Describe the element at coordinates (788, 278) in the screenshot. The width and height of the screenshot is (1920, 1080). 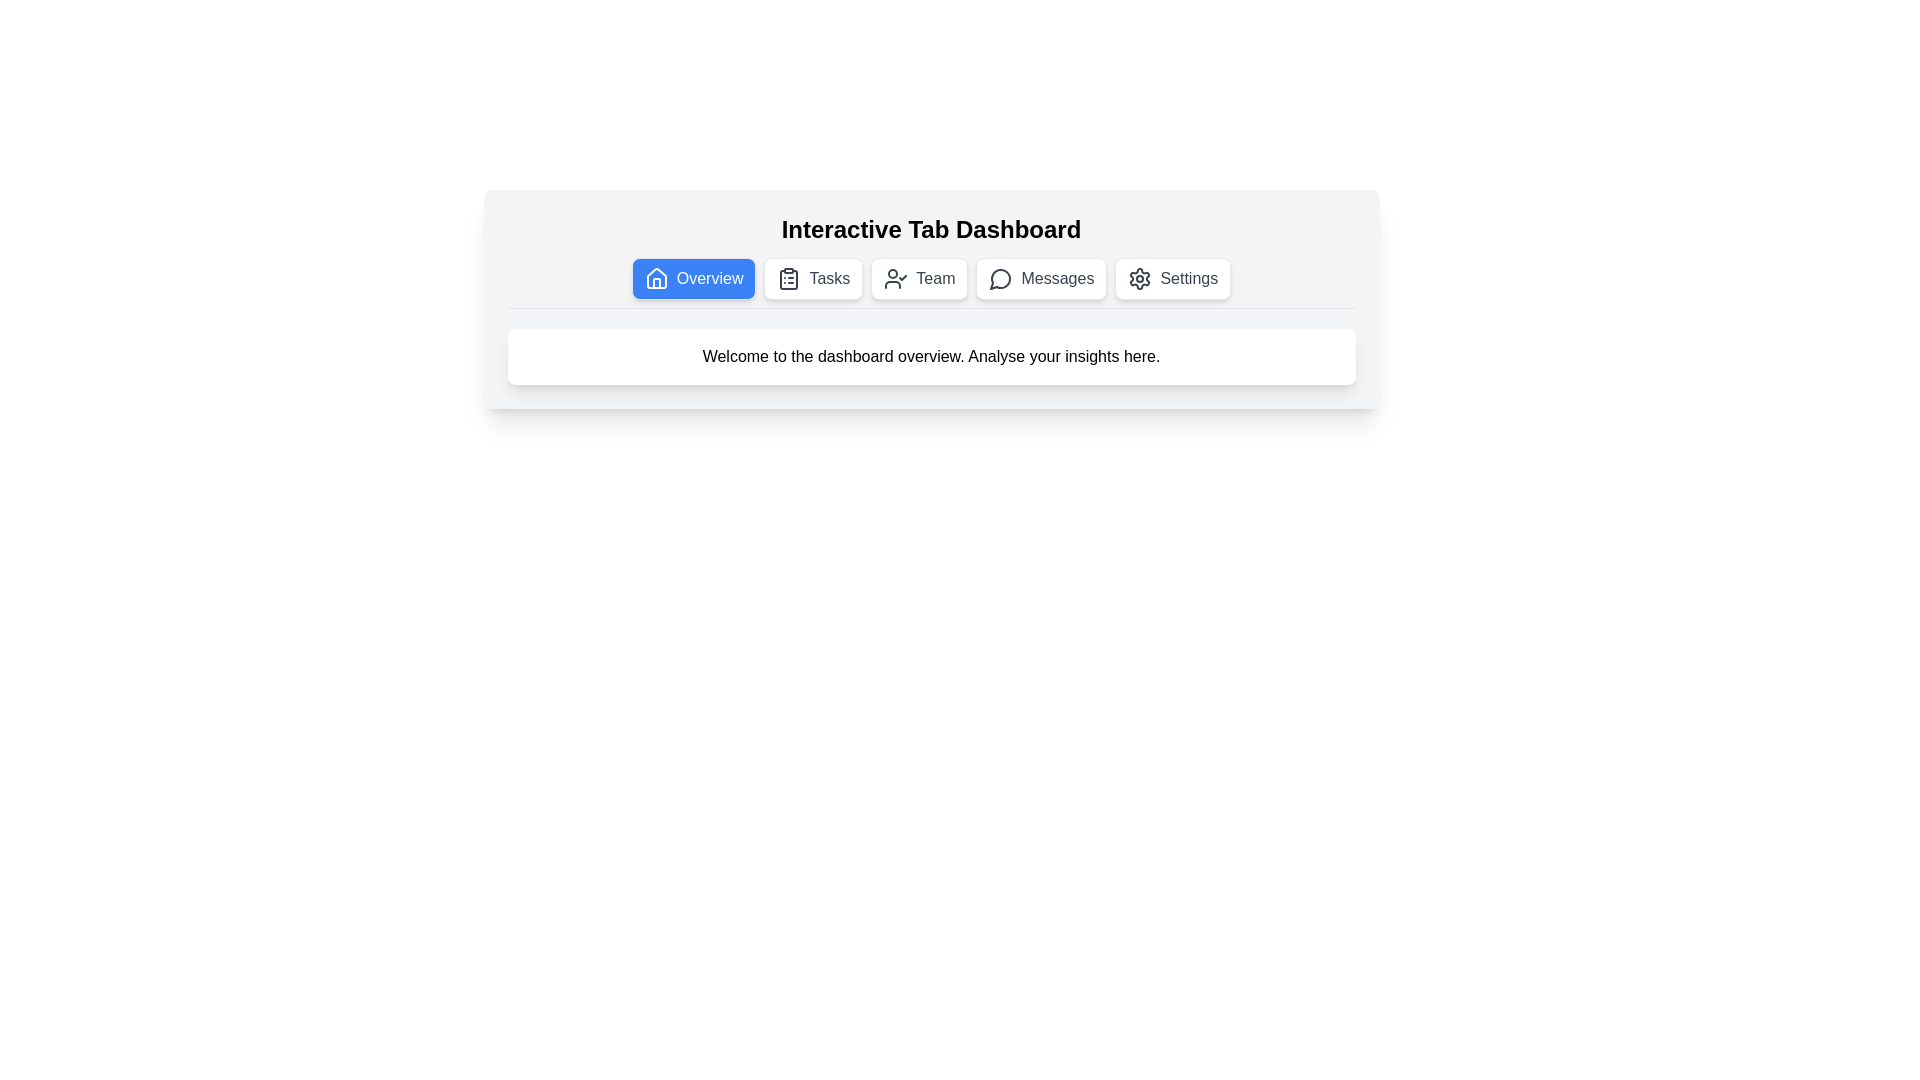
I see `the clipboard icon located in the header menu, specifically to the left of the 'Tasks' label` at that location.